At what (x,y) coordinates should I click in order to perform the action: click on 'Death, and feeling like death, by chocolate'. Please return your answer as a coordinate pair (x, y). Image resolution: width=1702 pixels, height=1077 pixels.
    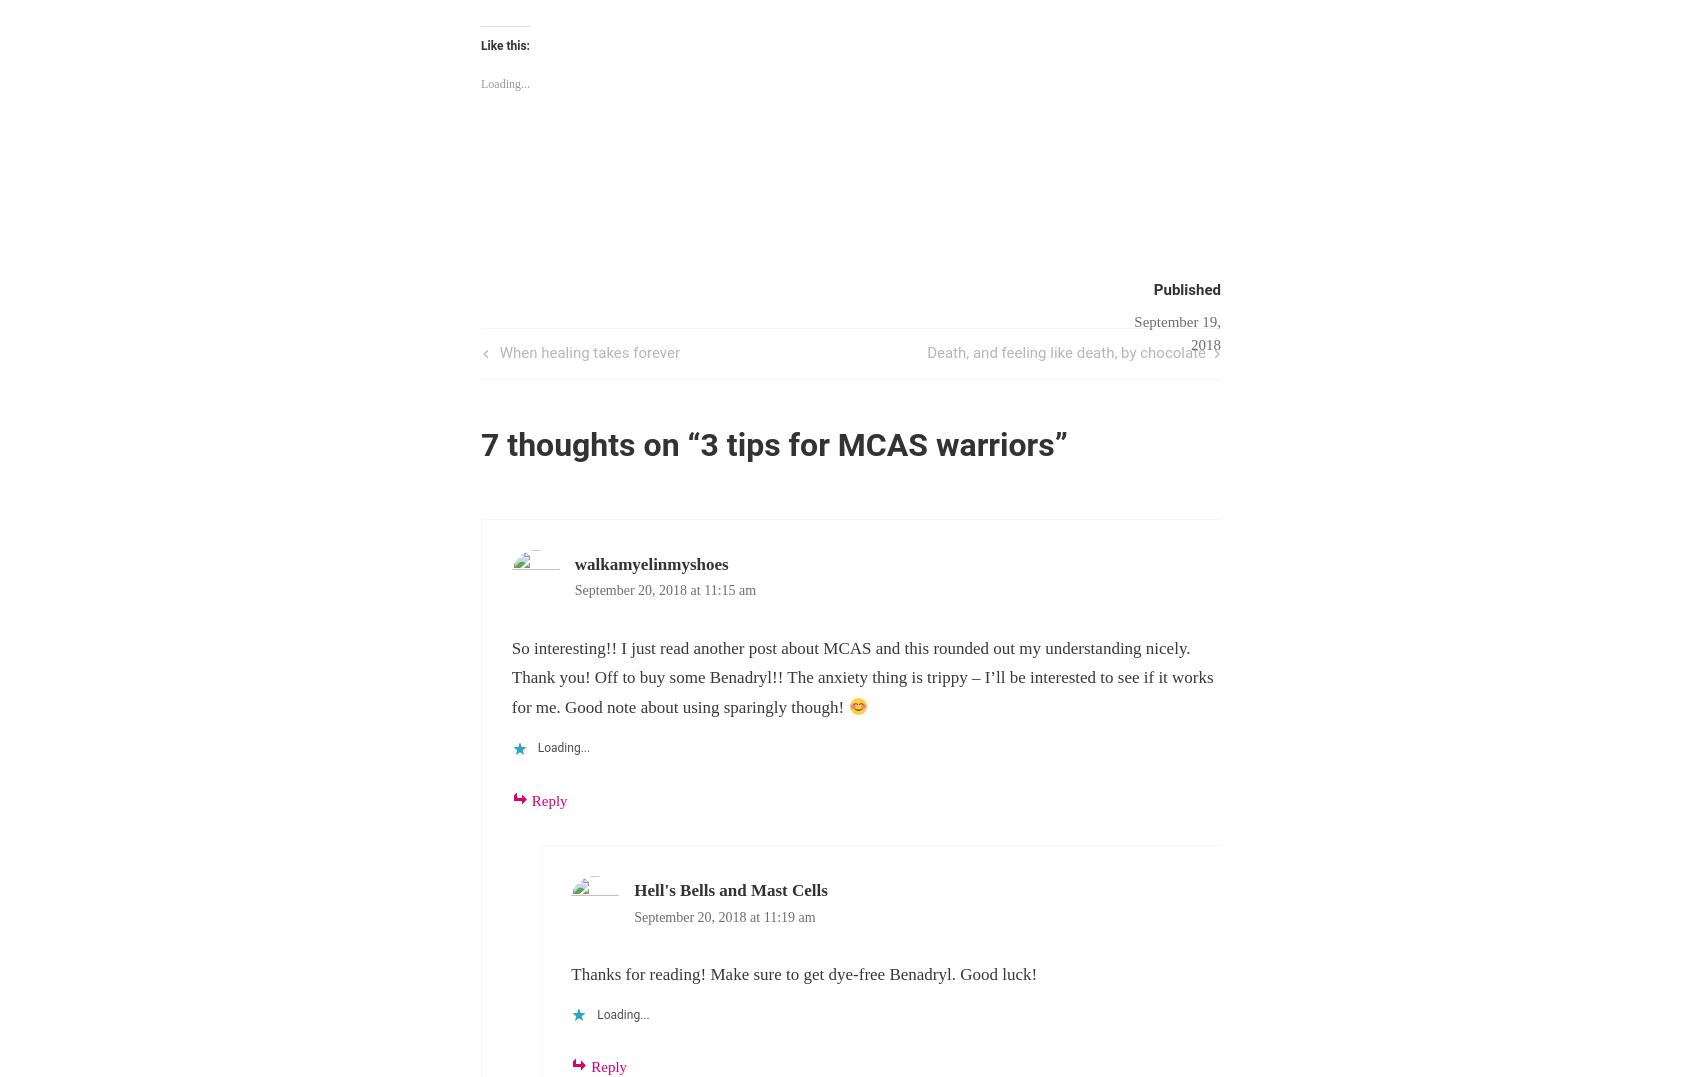
    Looking at the image, I should click on (927, 352).